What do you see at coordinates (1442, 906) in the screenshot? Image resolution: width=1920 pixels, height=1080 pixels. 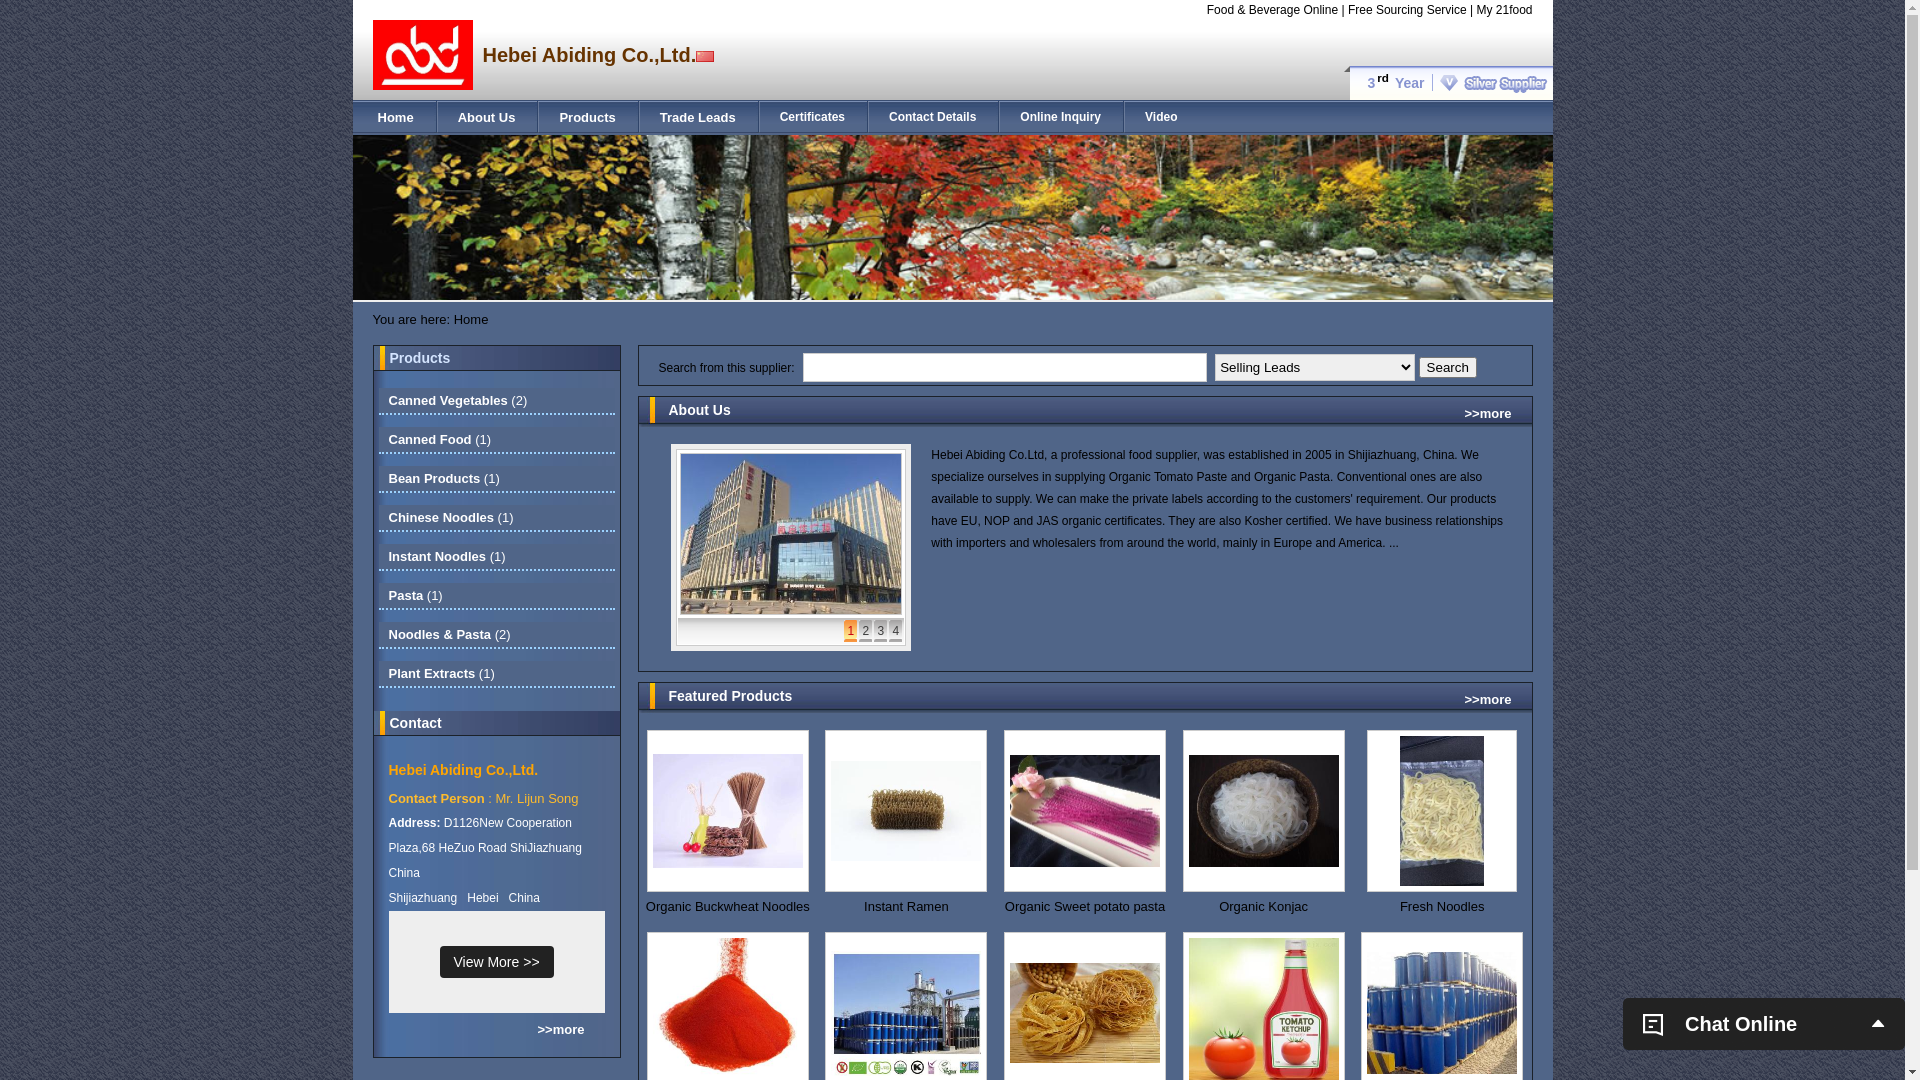 I see `'Fresh Noodles'` at bounding box center [1442, 906].